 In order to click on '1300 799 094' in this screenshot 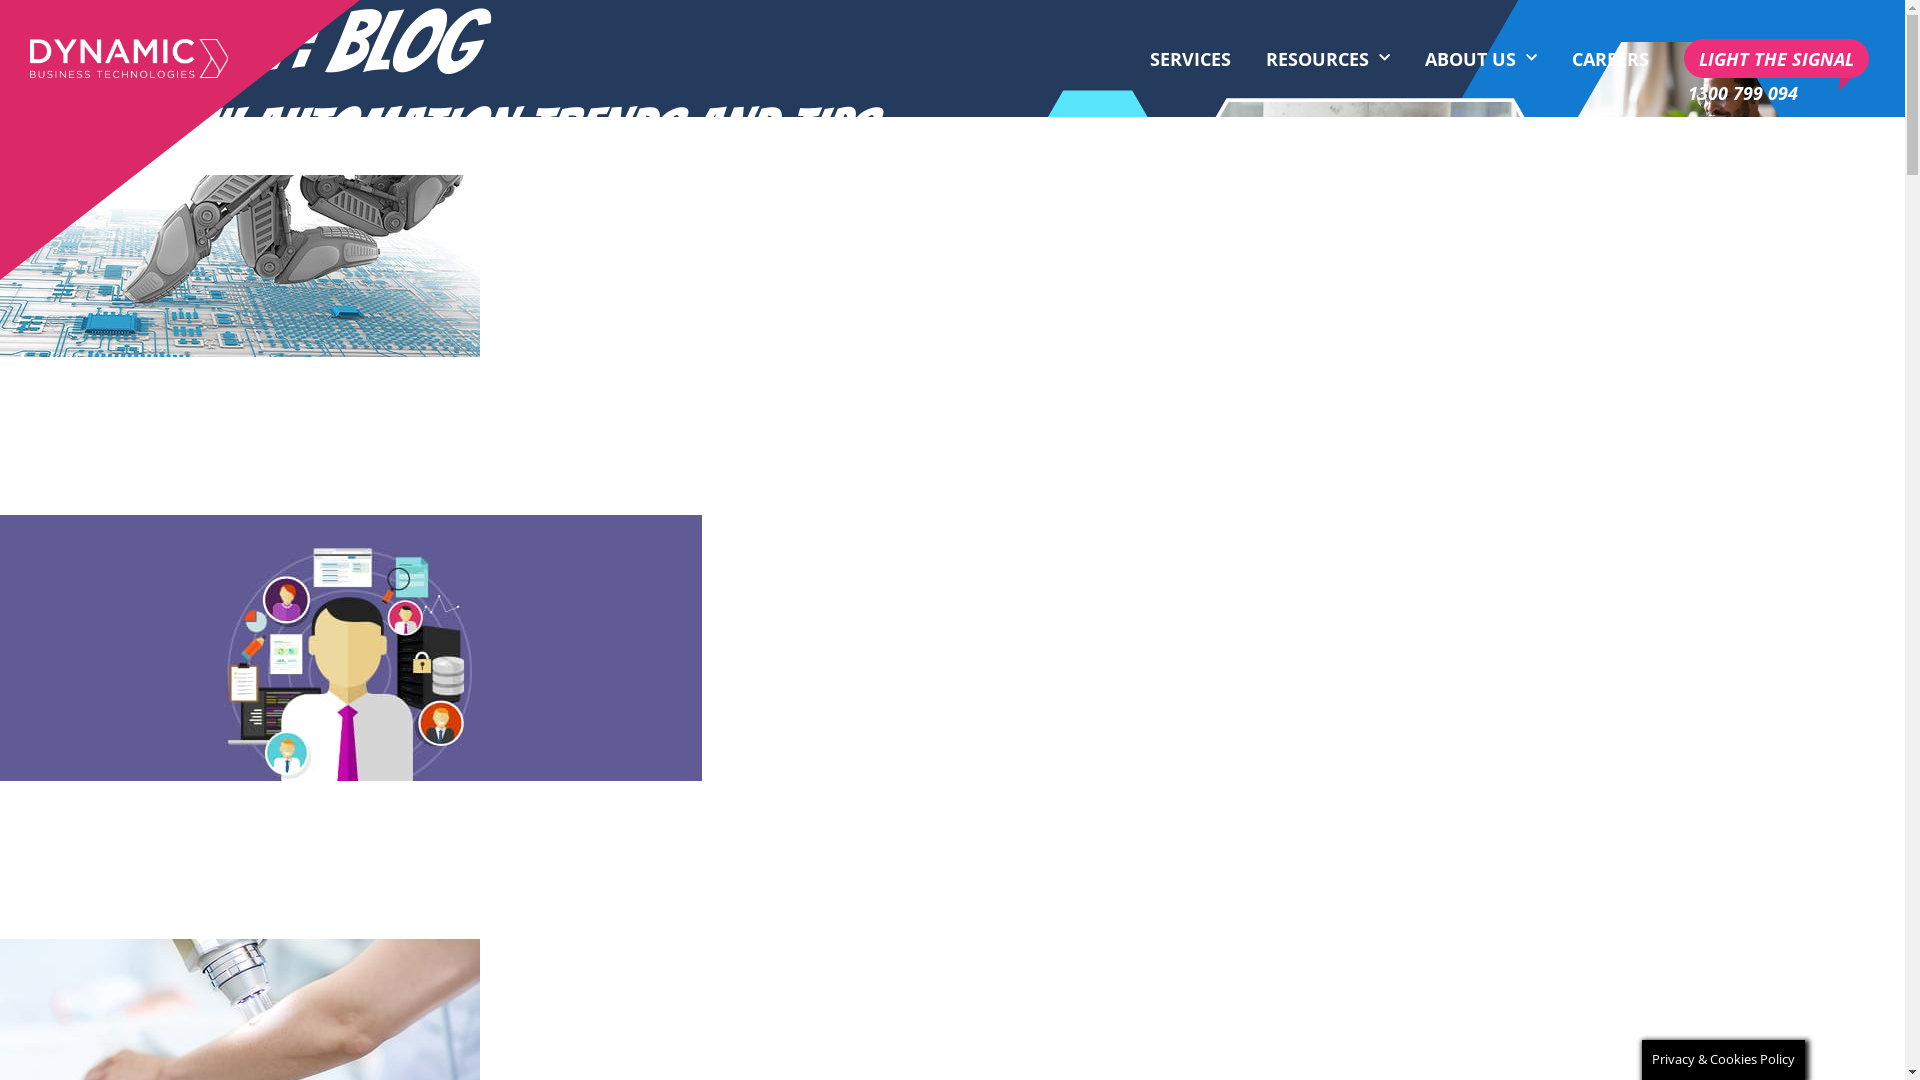, I will do `click(1741, 92)`.